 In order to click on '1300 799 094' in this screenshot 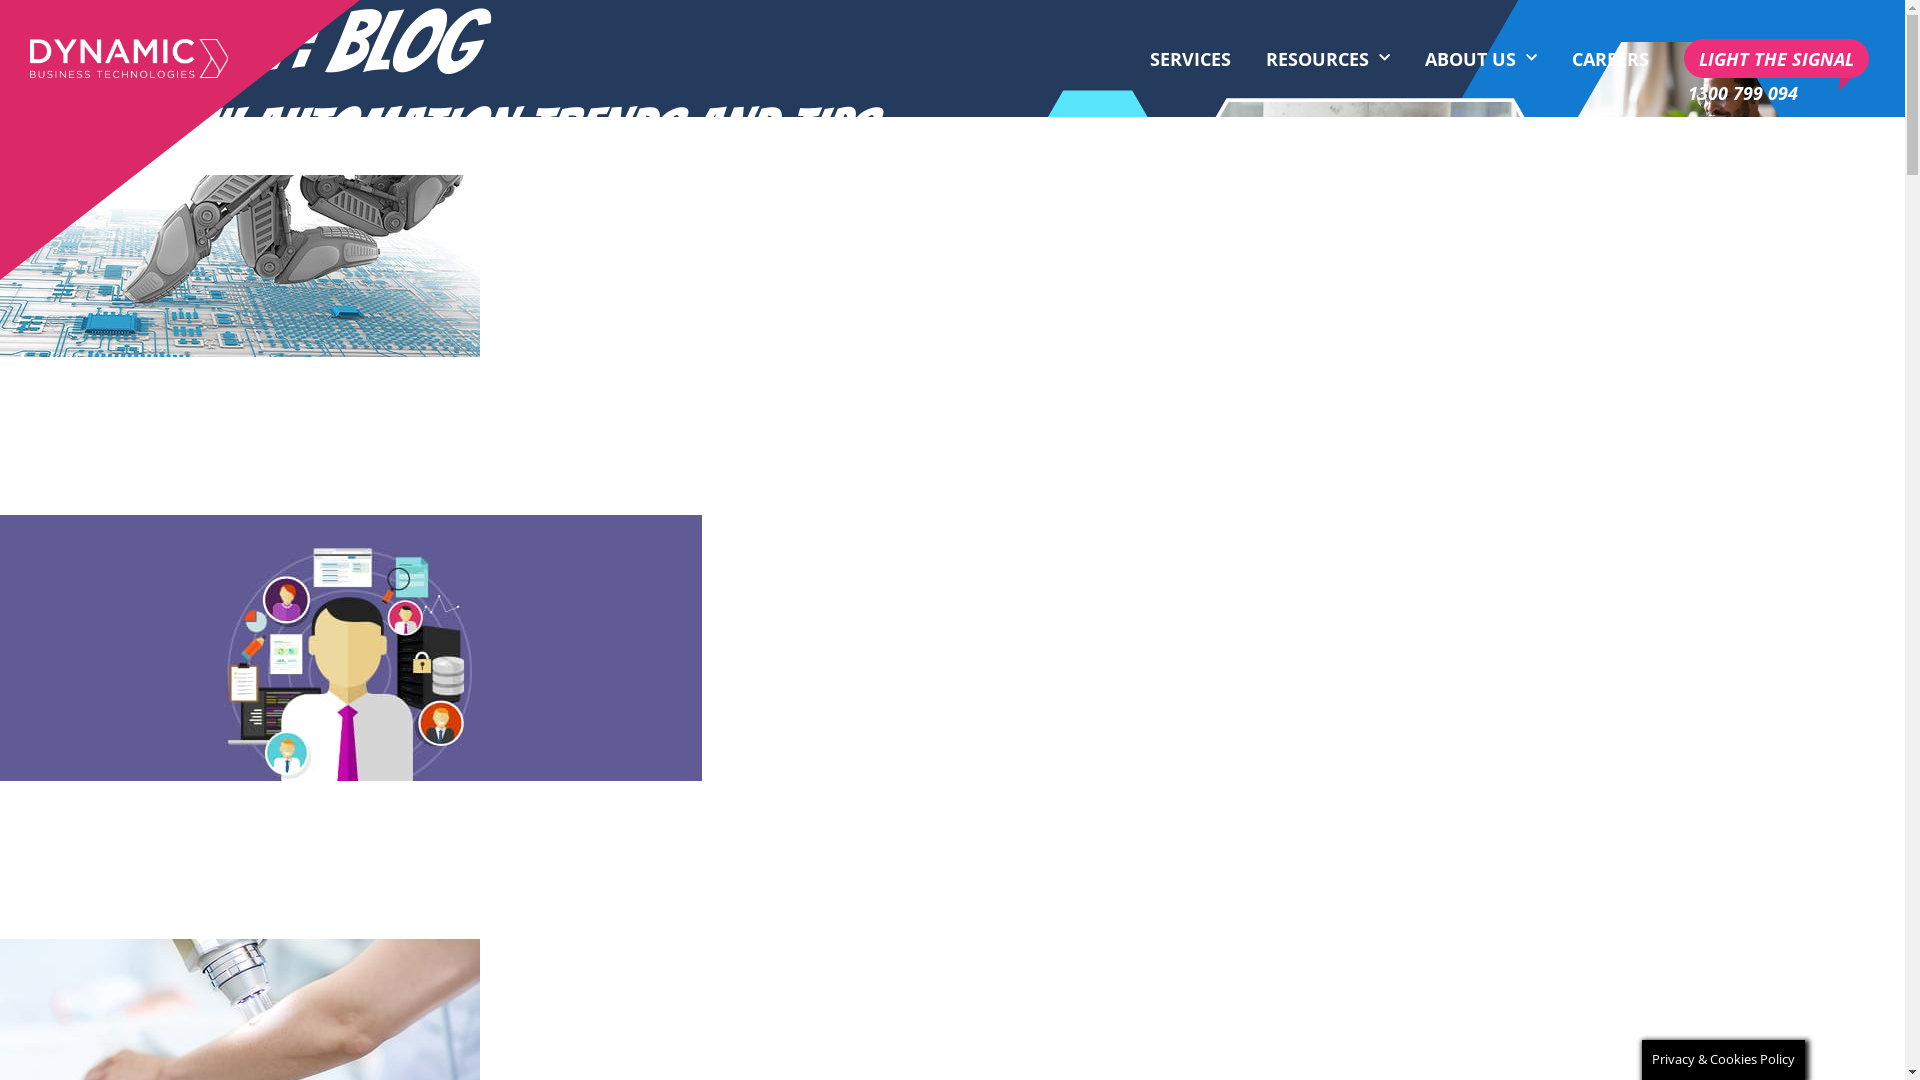, I will do `click(1741, 92)`.